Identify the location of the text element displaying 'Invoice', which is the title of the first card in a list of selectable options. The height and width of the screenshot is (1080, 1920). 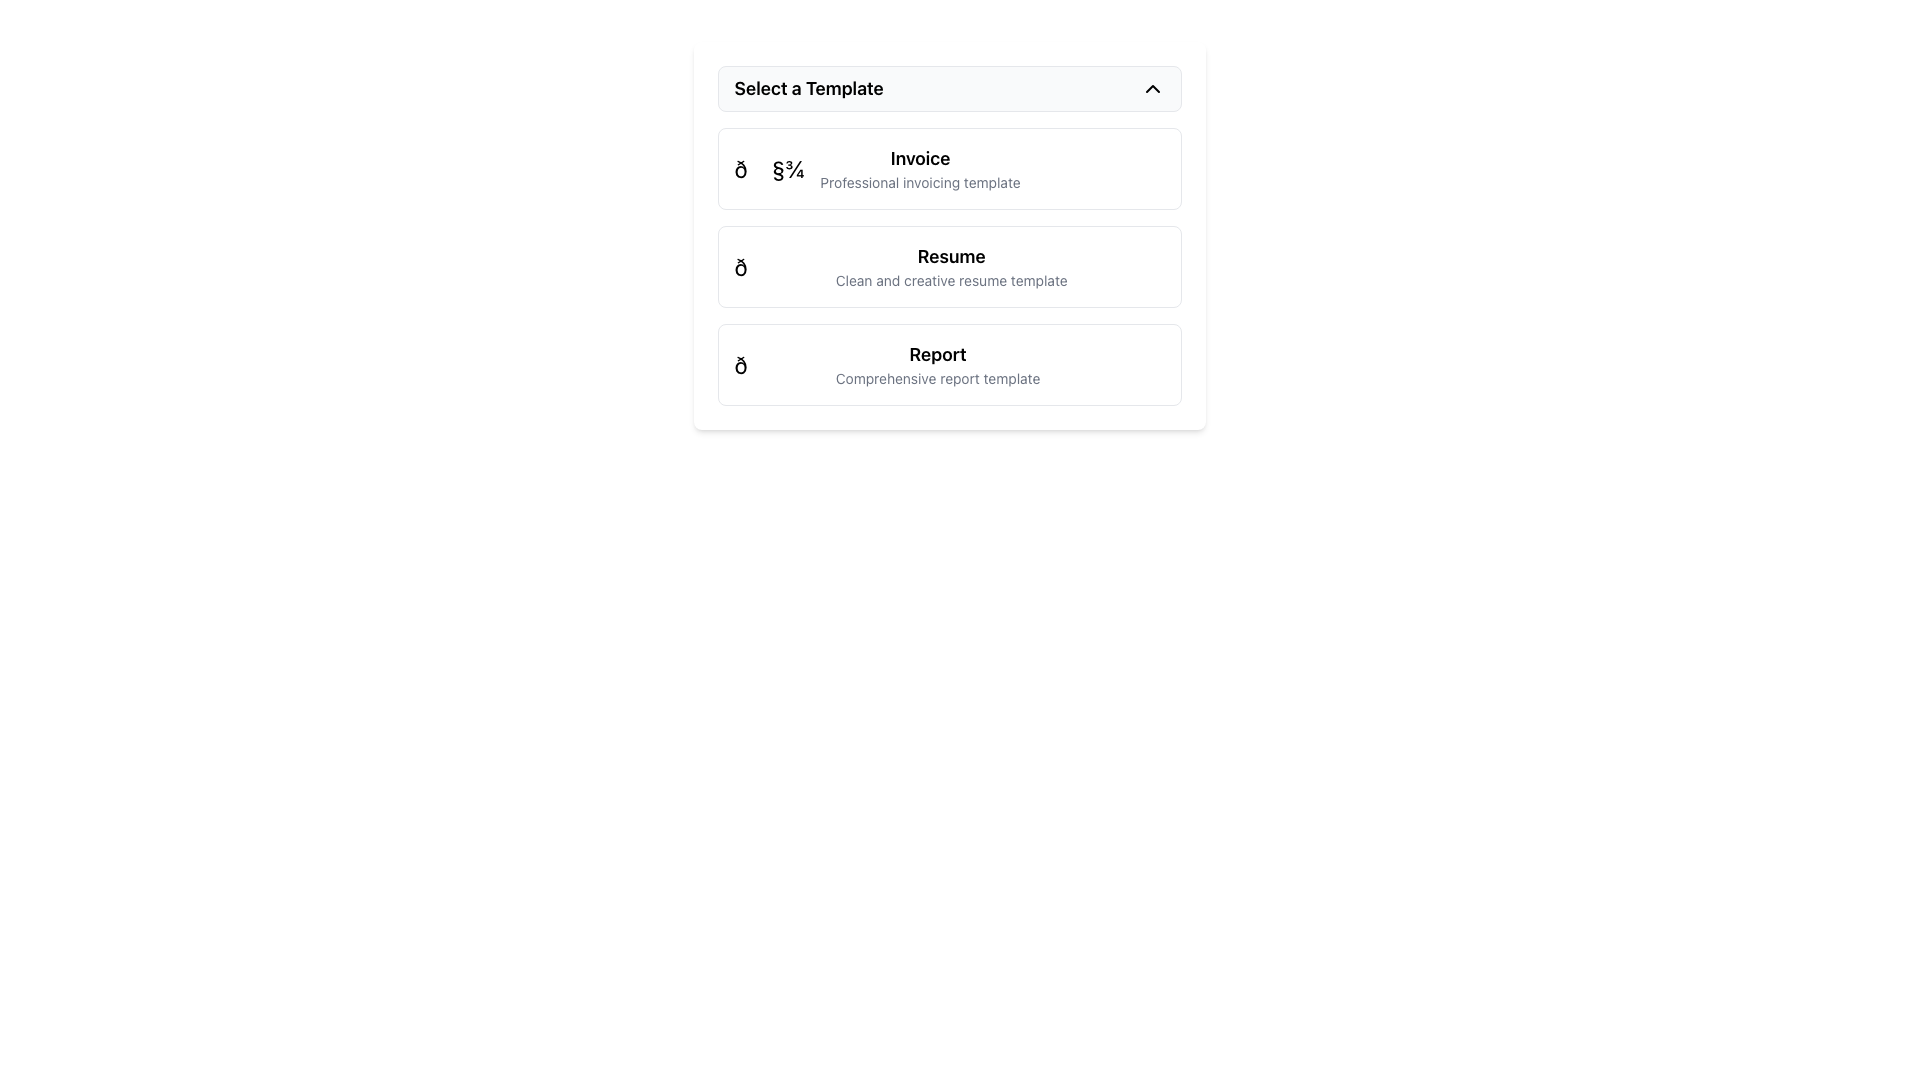
(919, 157).